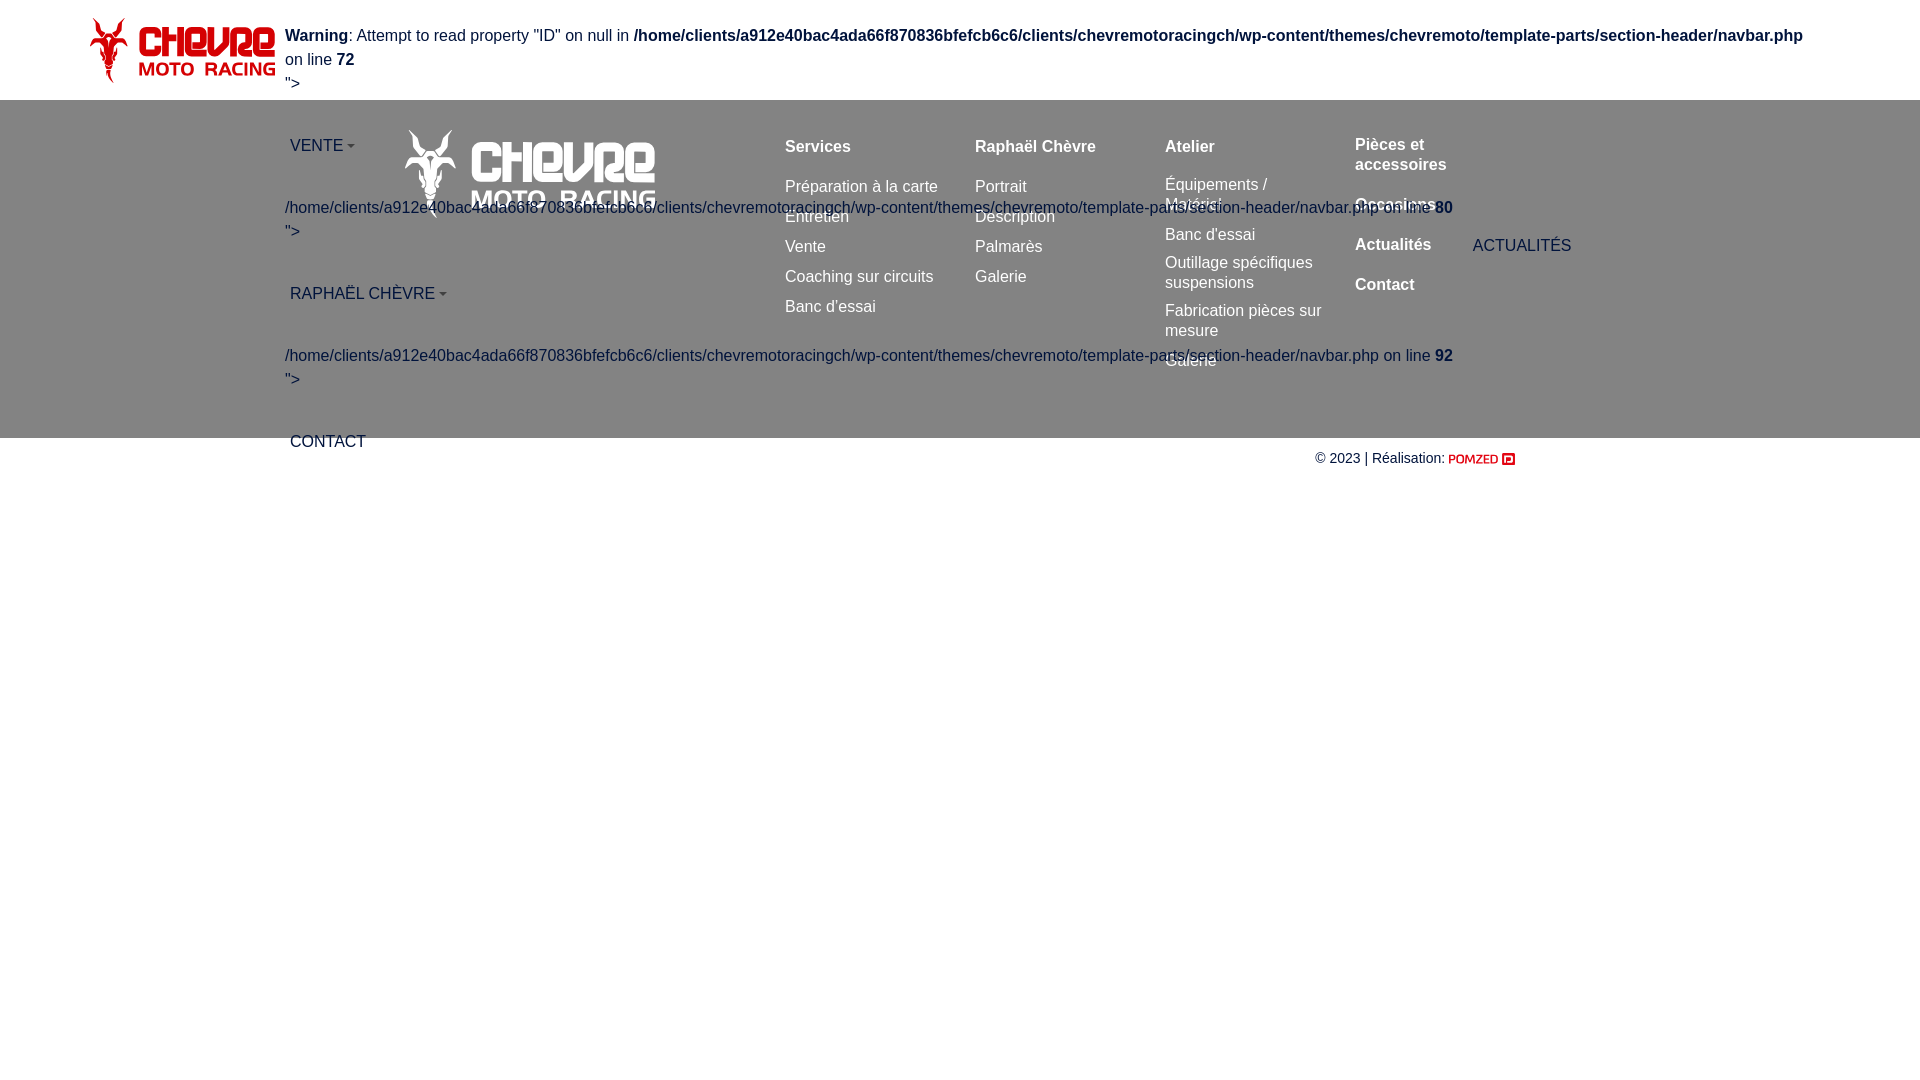 The height and width of the screenshot is (1080, 1920). What do you see at coordinates (1014, 216) in the screenshot?
I see `'Description'` at bounding box center [1014, 216].